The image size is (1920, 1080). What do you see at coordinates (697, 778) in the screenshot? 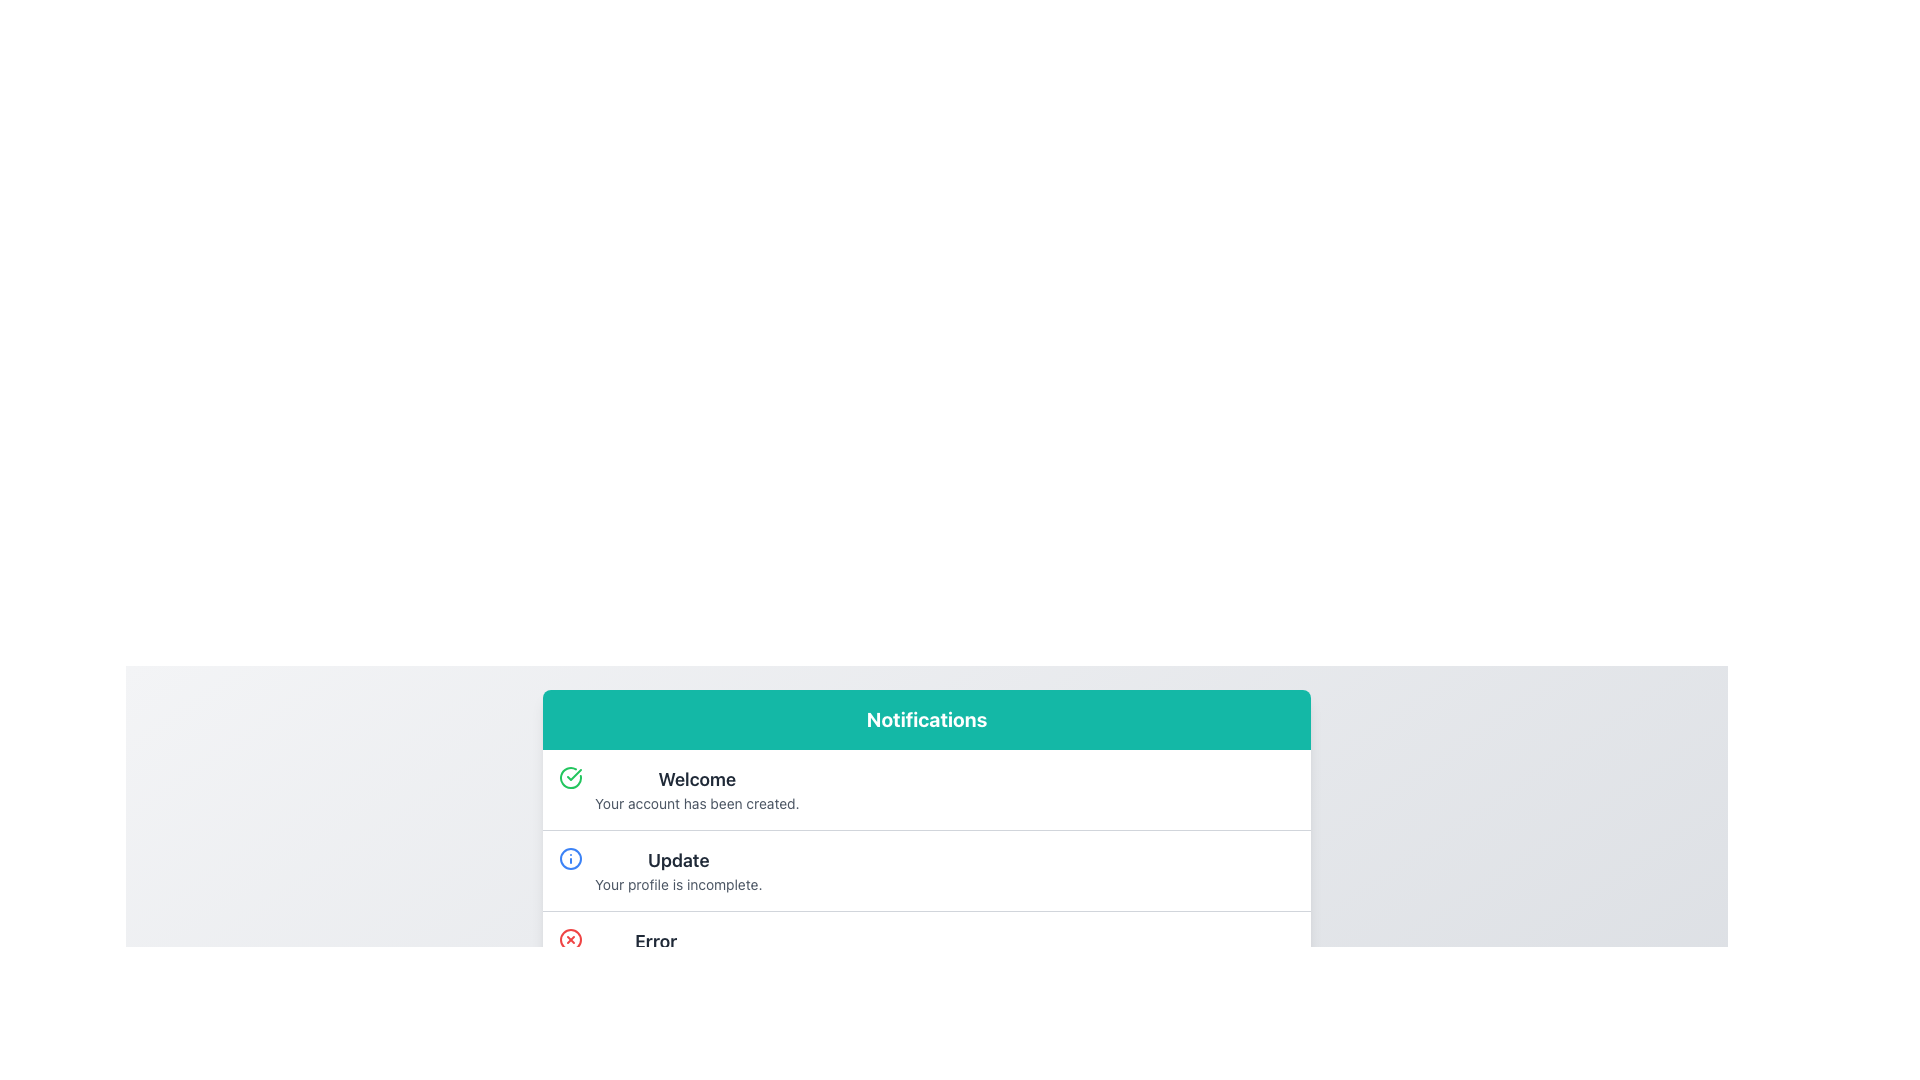
I see `title text label positioned at the top of the notification, which summarizes the notification's purpose and precedes the secondary description text` at bounding box center [697, 778].